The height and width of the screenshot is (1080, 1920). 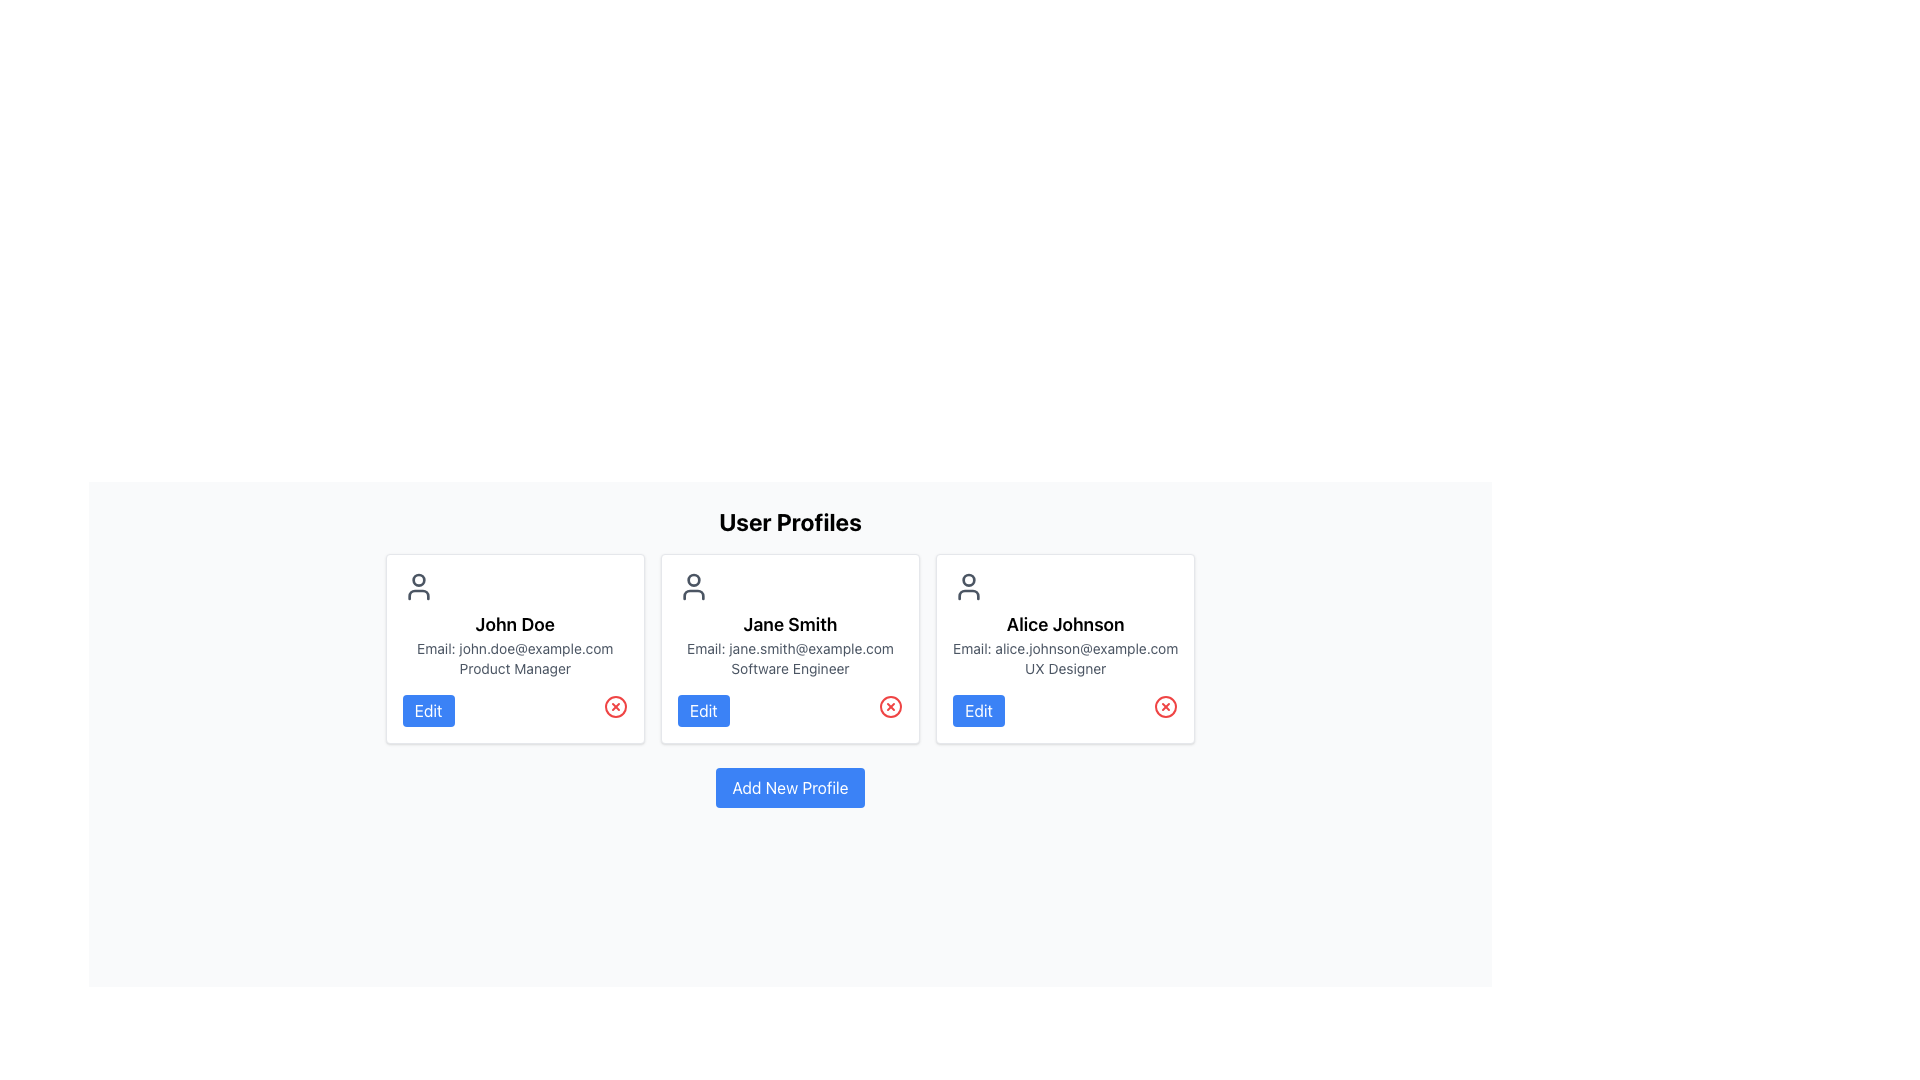 What do you see at coordinates (789, 786) in the screenshot?
I see `the blue rectangular button with rounded corners that has the text 'Add New Profile'` at bounding box center [789, 786].